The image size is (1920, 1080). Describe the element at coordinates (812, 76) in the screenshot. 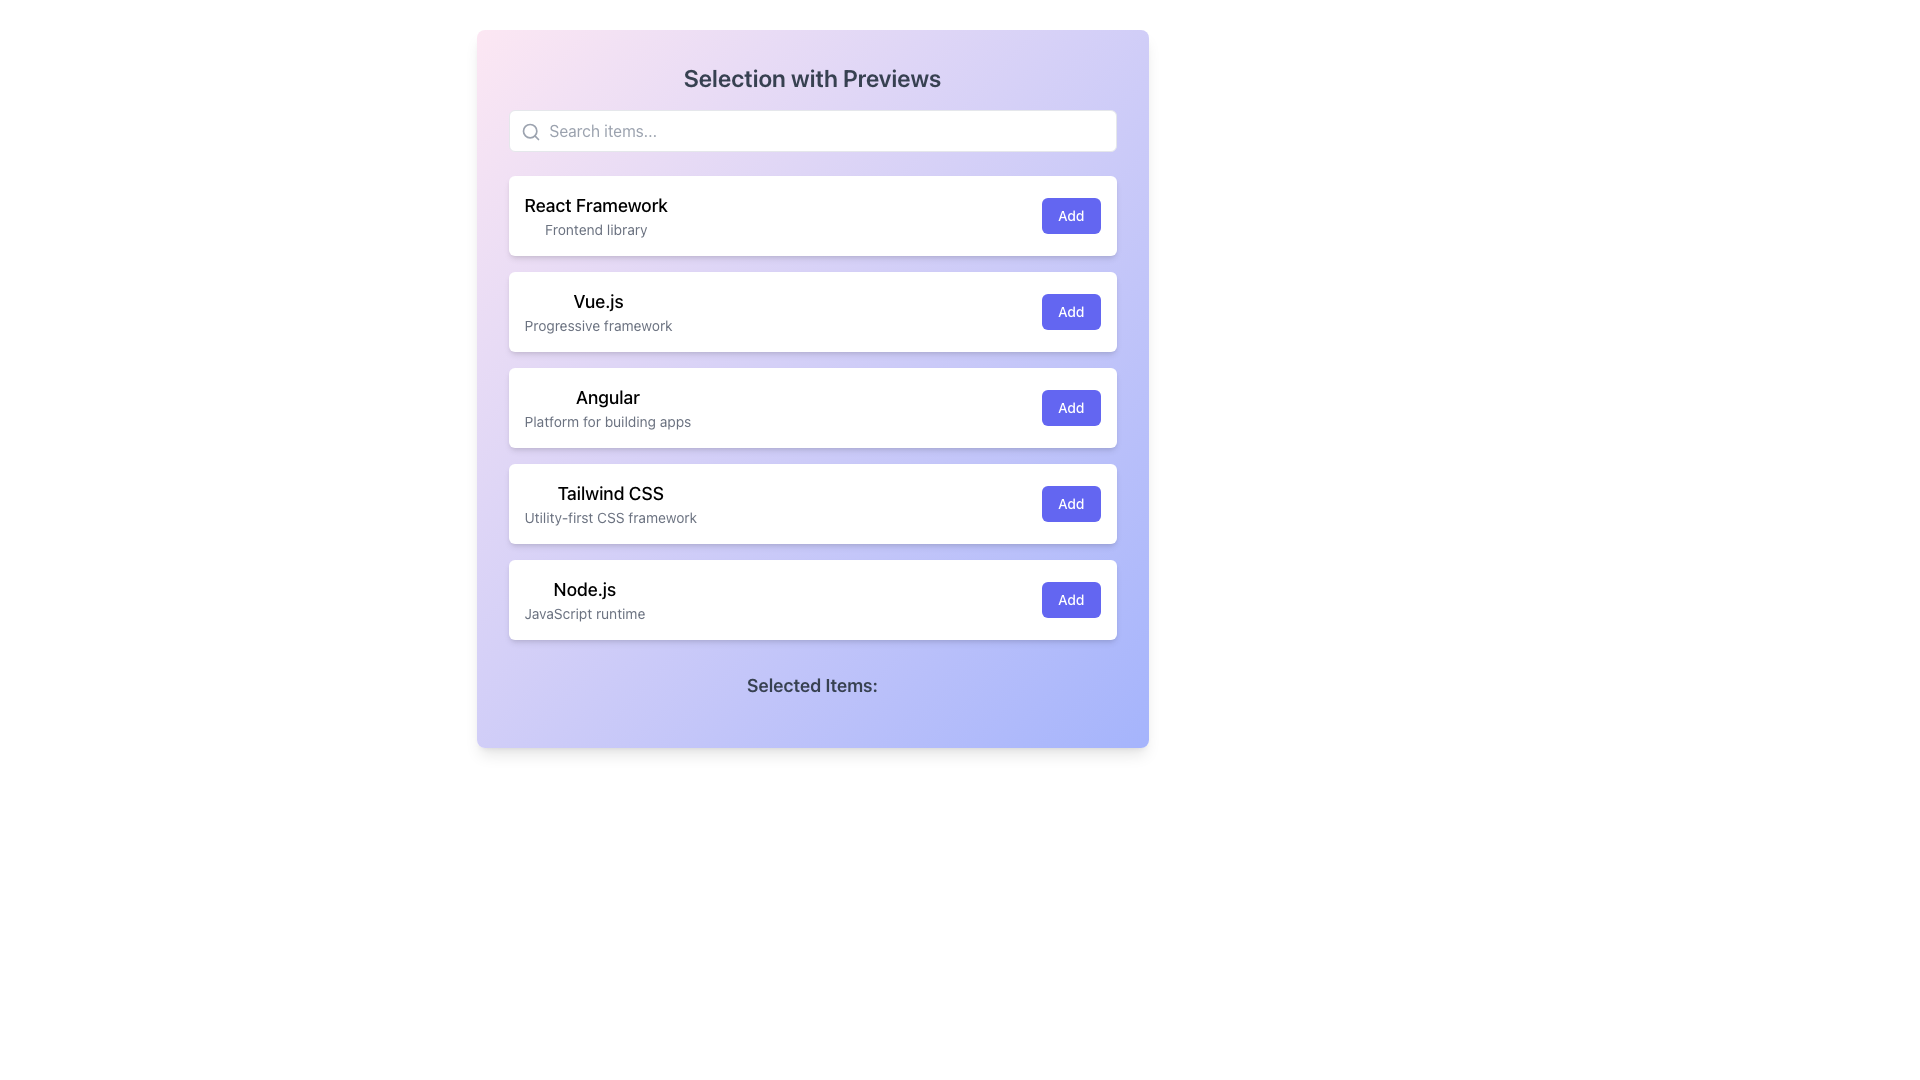

I see `the Text (Heading) element at the top center of the card, which serves as the descriptive title for the interface section` at that location.